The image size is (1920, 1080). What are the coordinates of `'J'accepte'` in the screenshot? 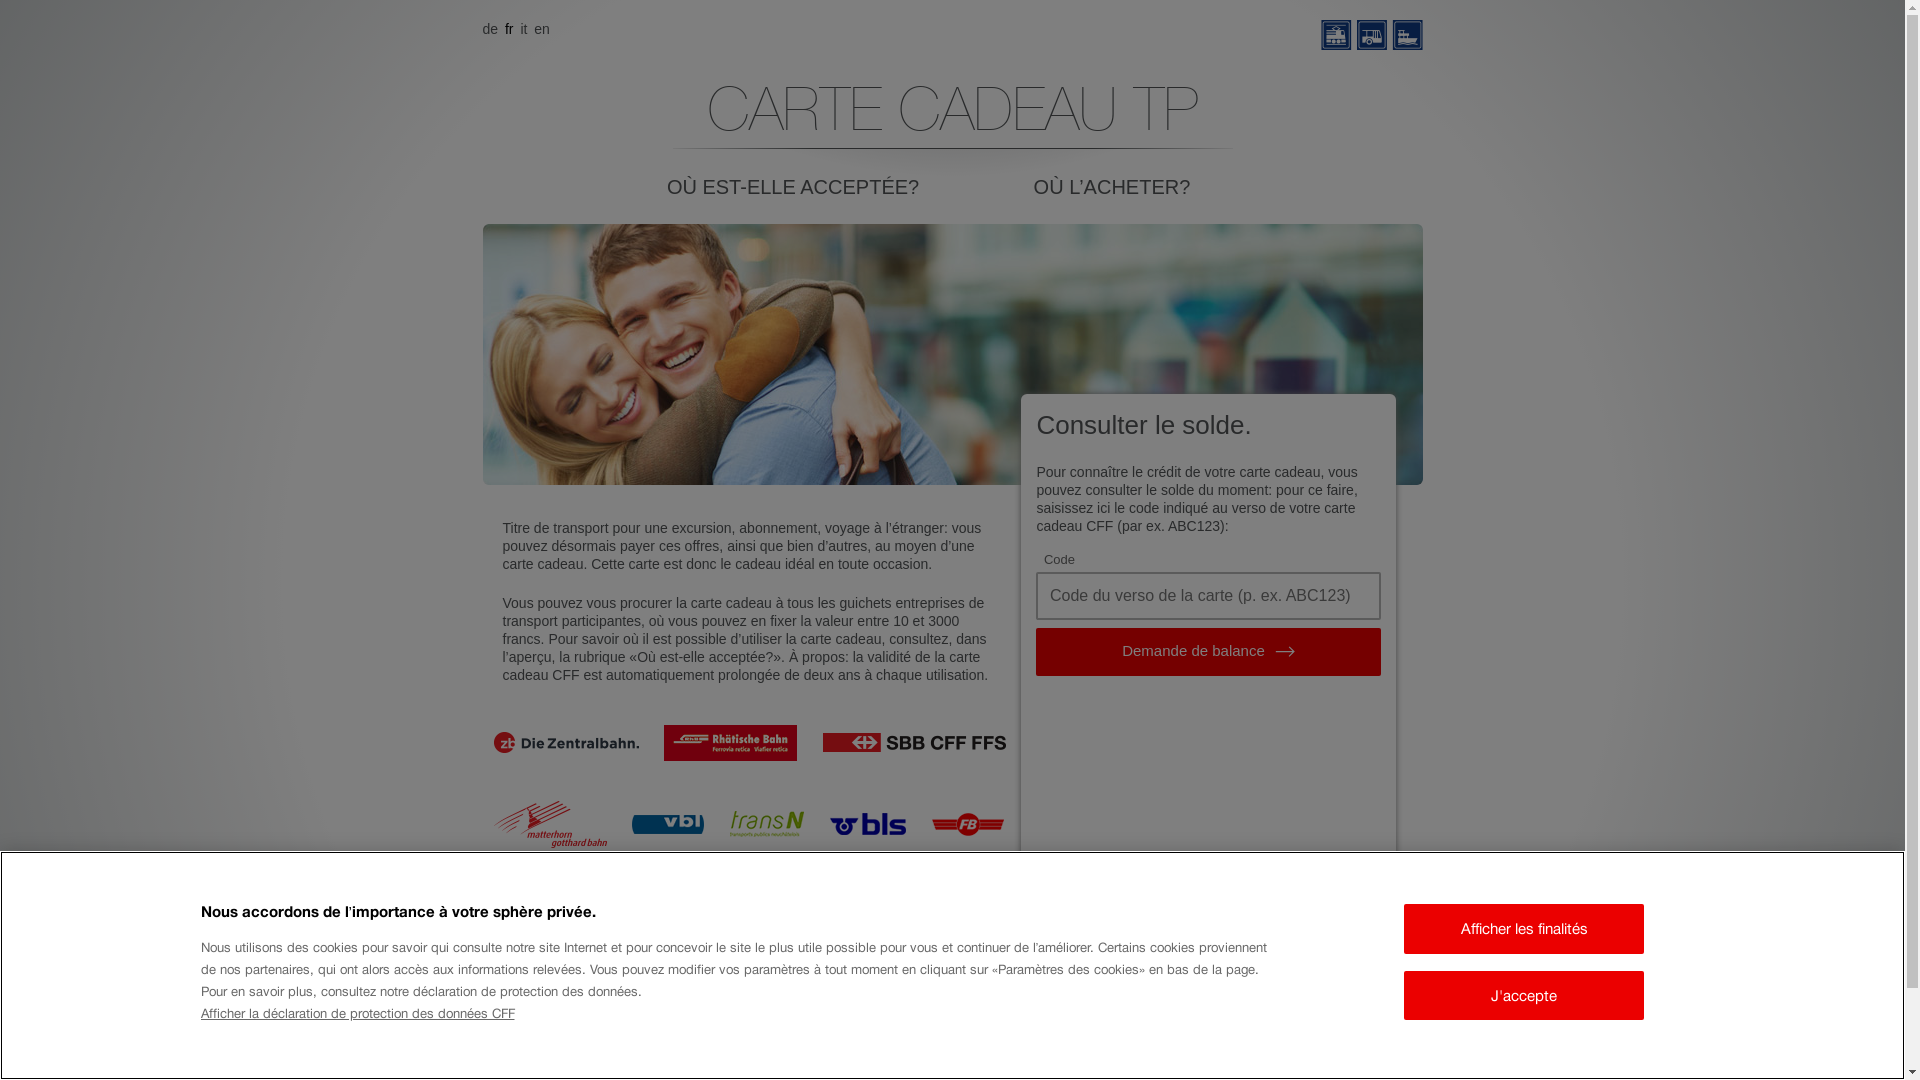 It's located at (1522, 995).